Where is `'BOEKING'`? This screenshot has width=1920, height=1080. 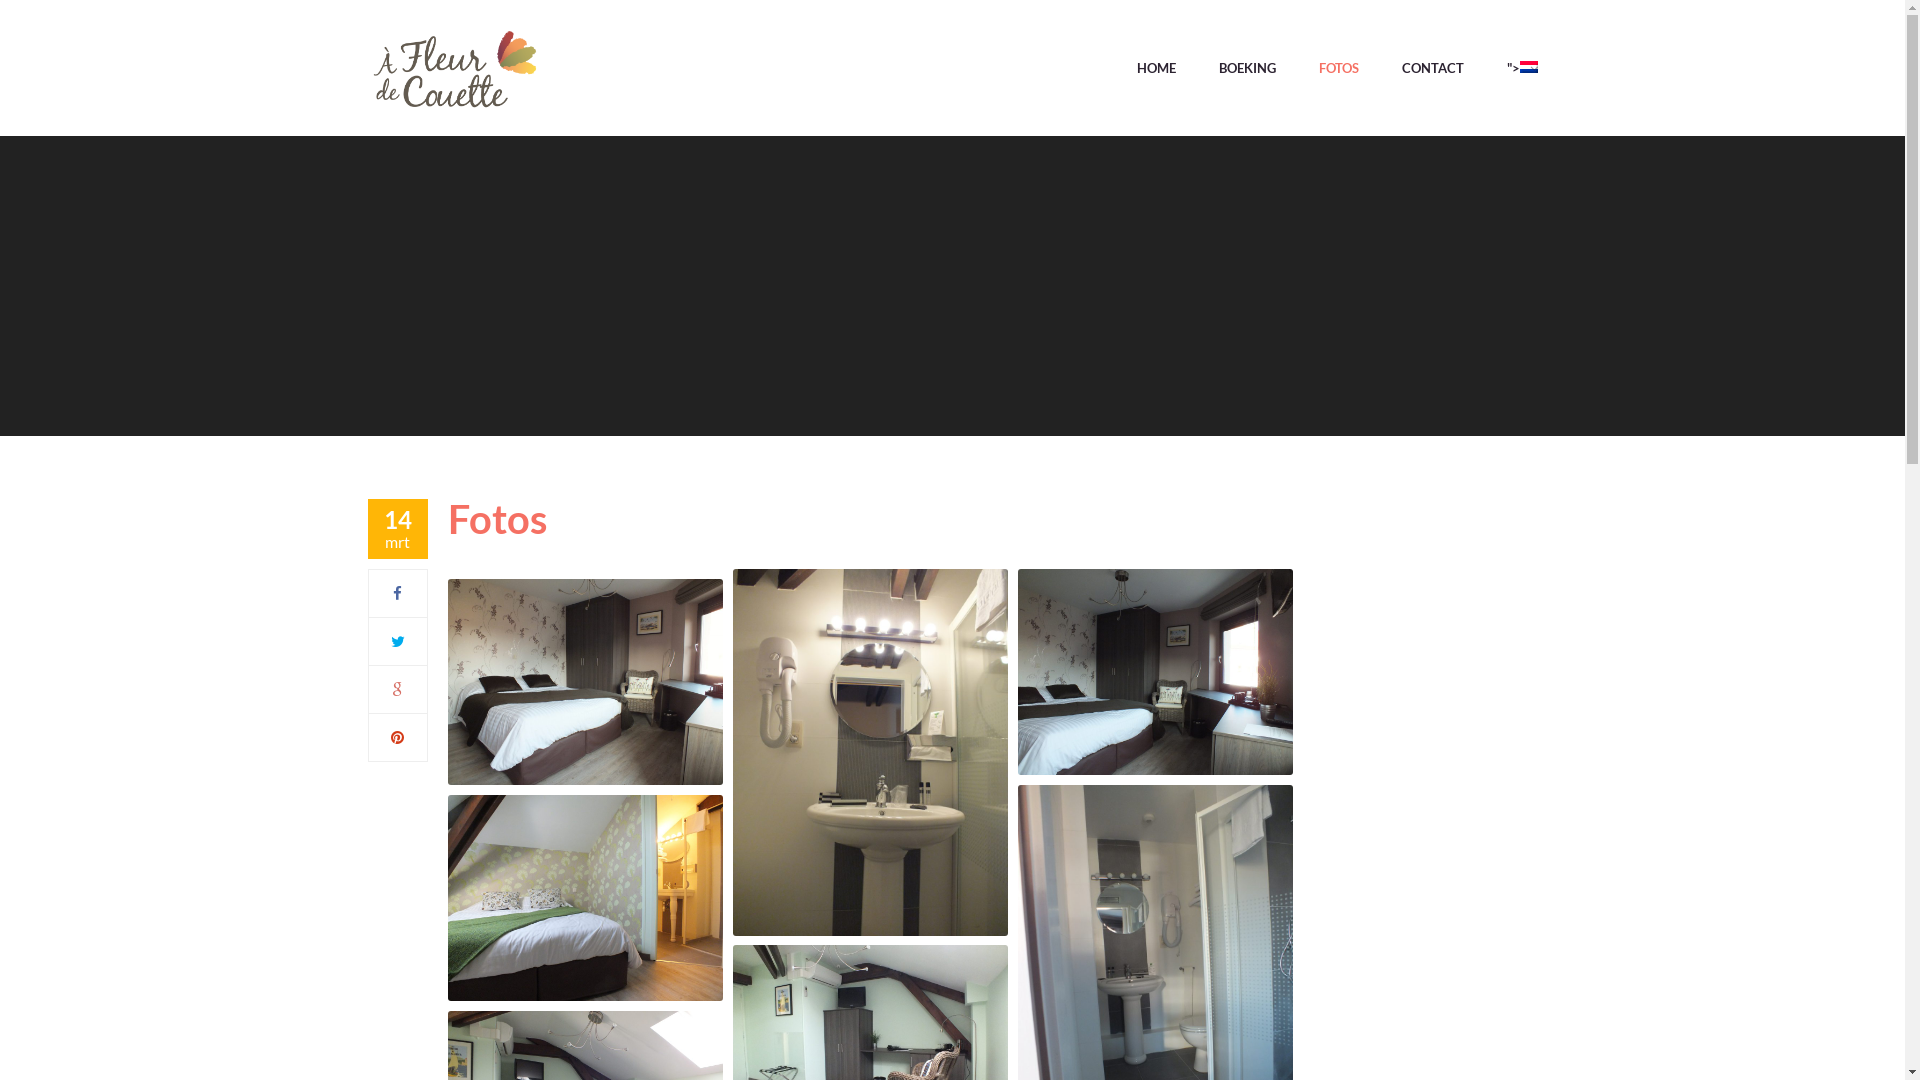
'BOEKING' is located at coordinates (1245, 72).